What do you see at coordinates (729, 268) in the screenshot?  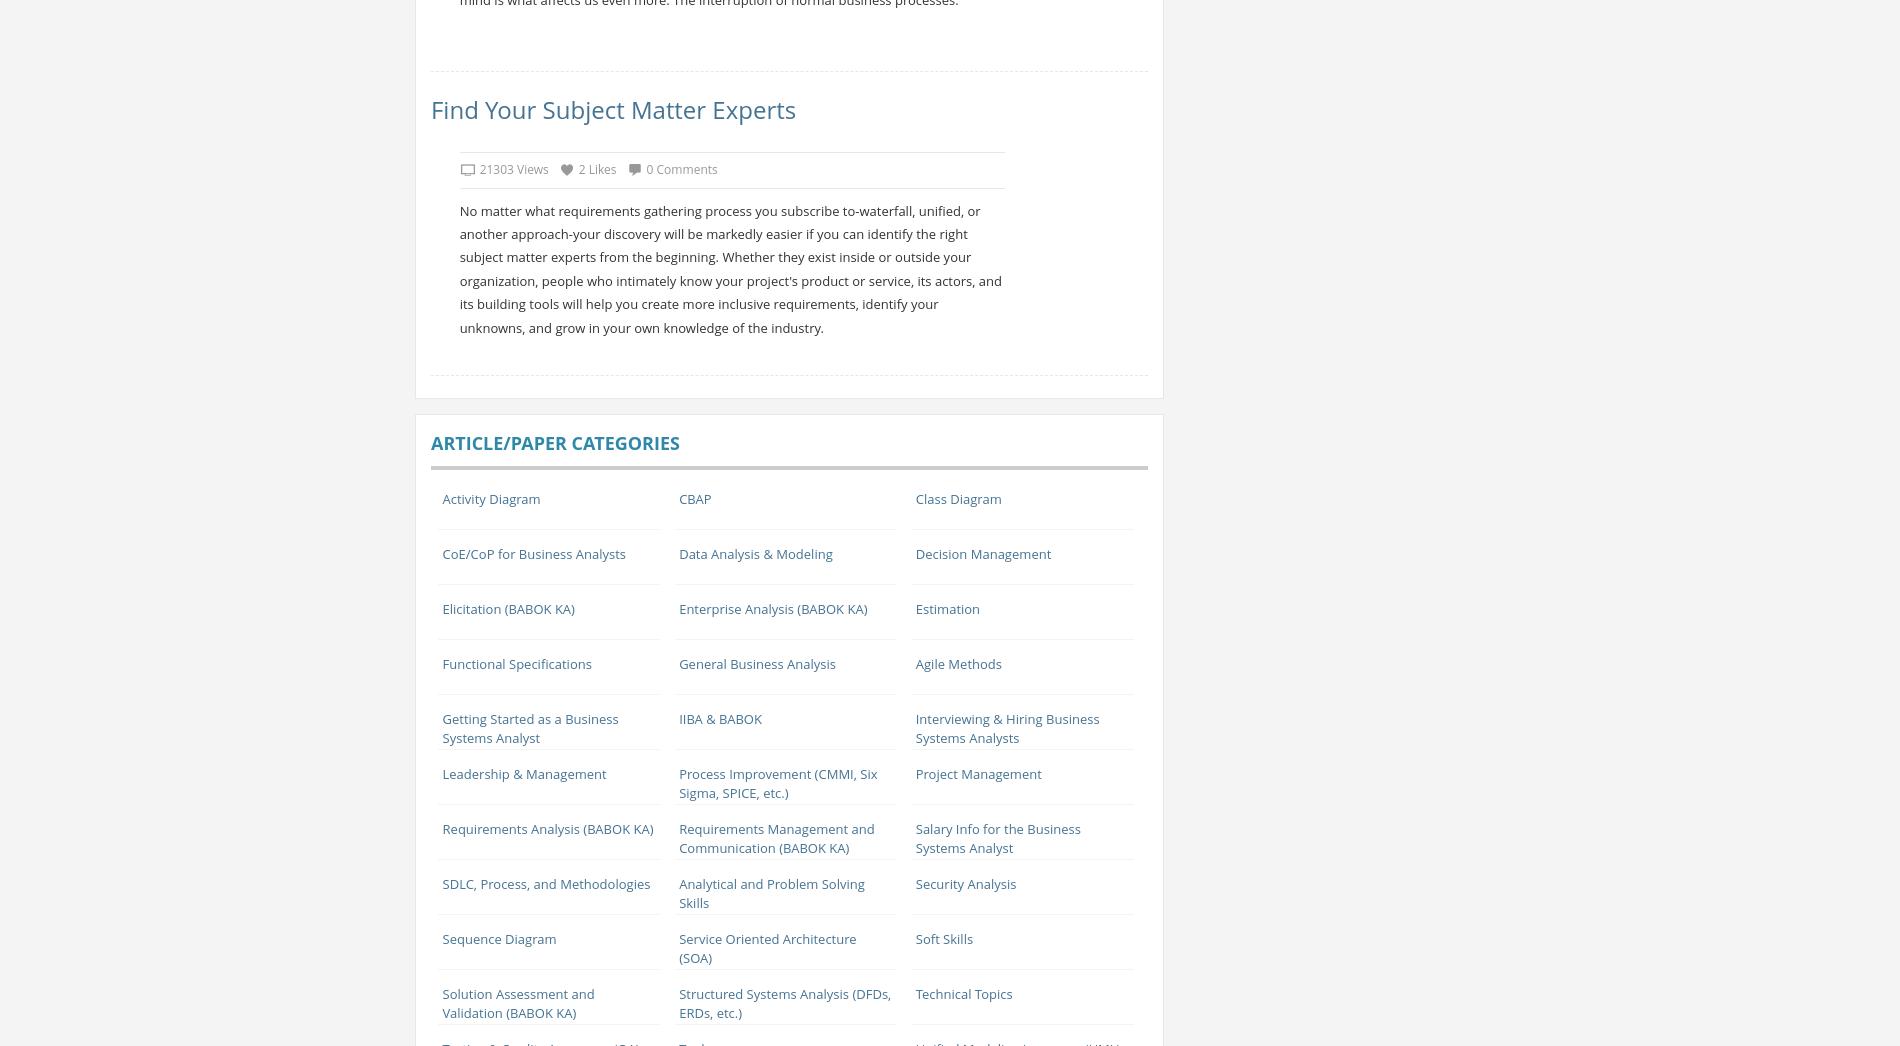 I see `'No matter what requirements gathering process you subscribe to-waterfall, unified, or another approach-your discovery will be markedly easier if you can identify the right subject matter experts from the beginning. Whether they exist inside or outside your organization, people who intimately know your project's product or service, its actors, and its building tools will help you create more inclusive requirements, identify your unknowns, and grow in your own knowledge of the industry.'` at bounding box center [729, 268].